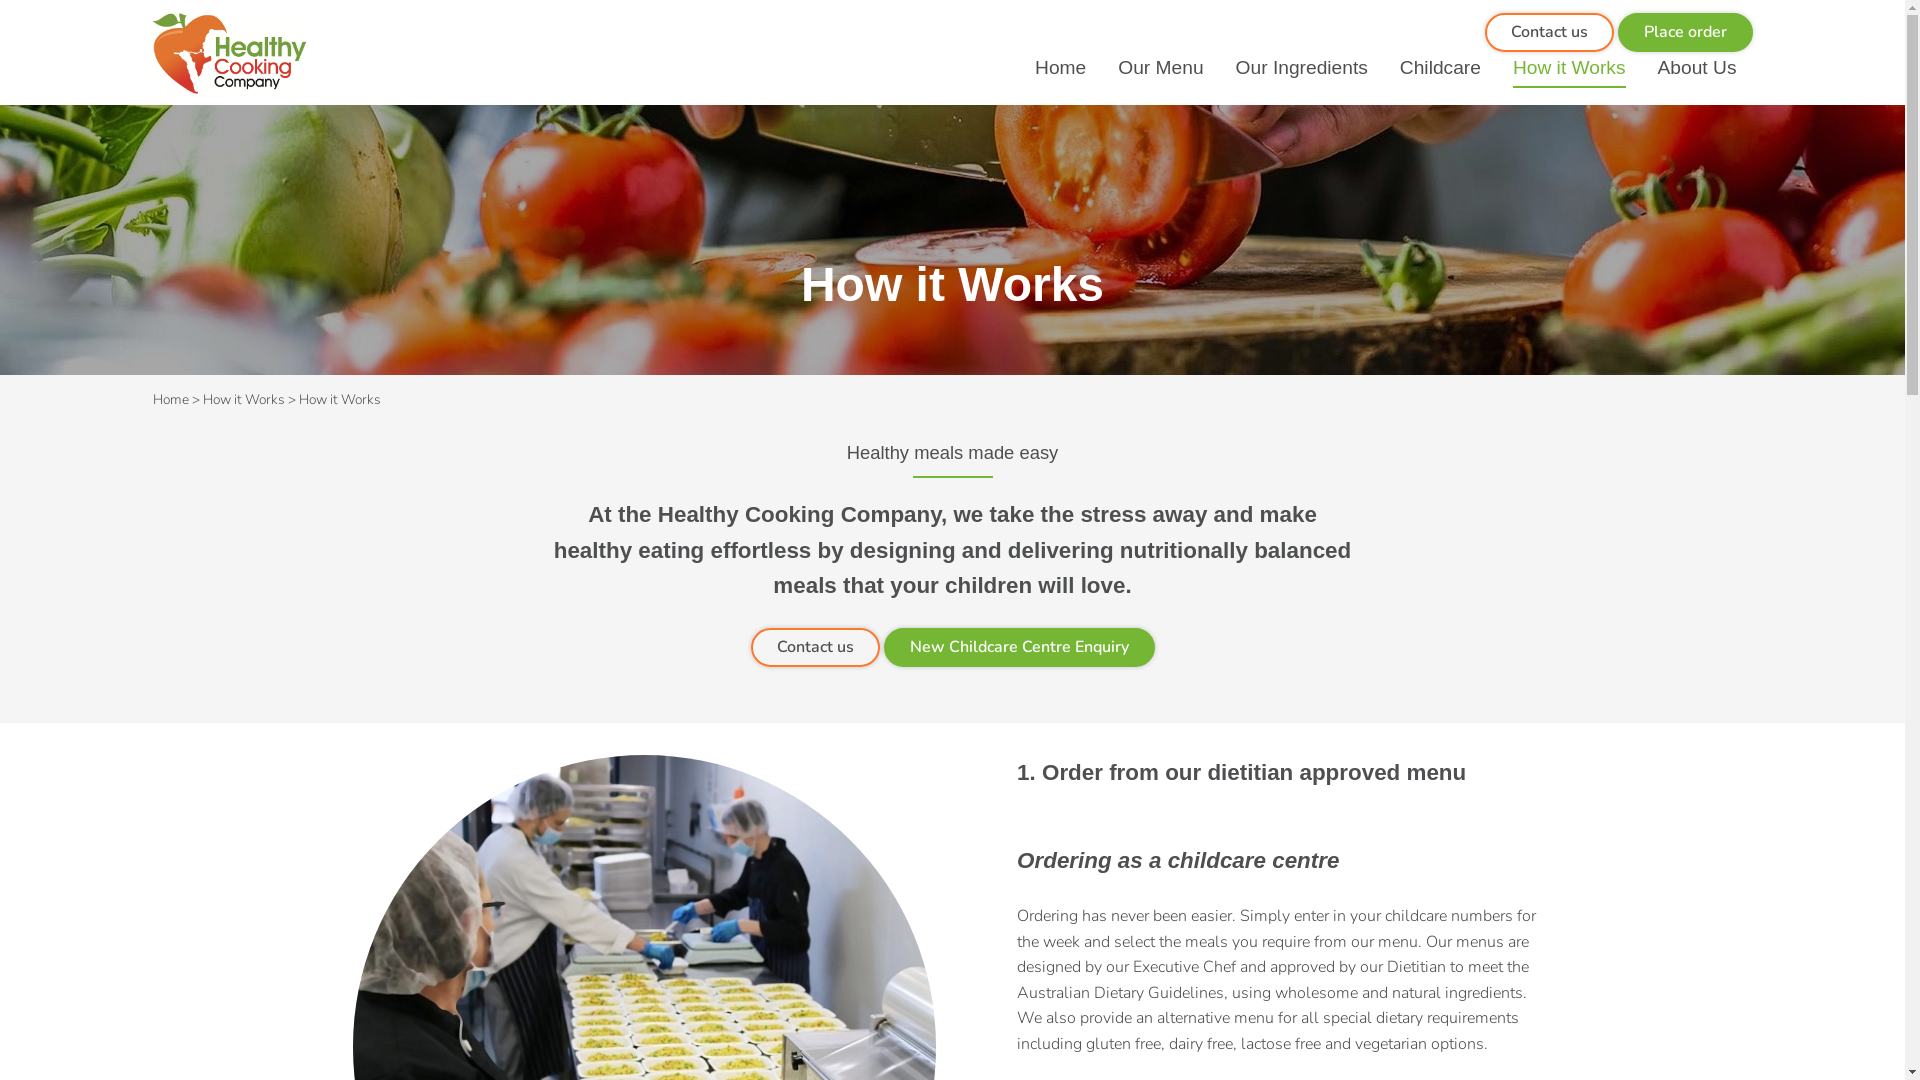 The image size is (1920, 1080). I want to click on 'Healthy Cooking Company', so click(229, 52).